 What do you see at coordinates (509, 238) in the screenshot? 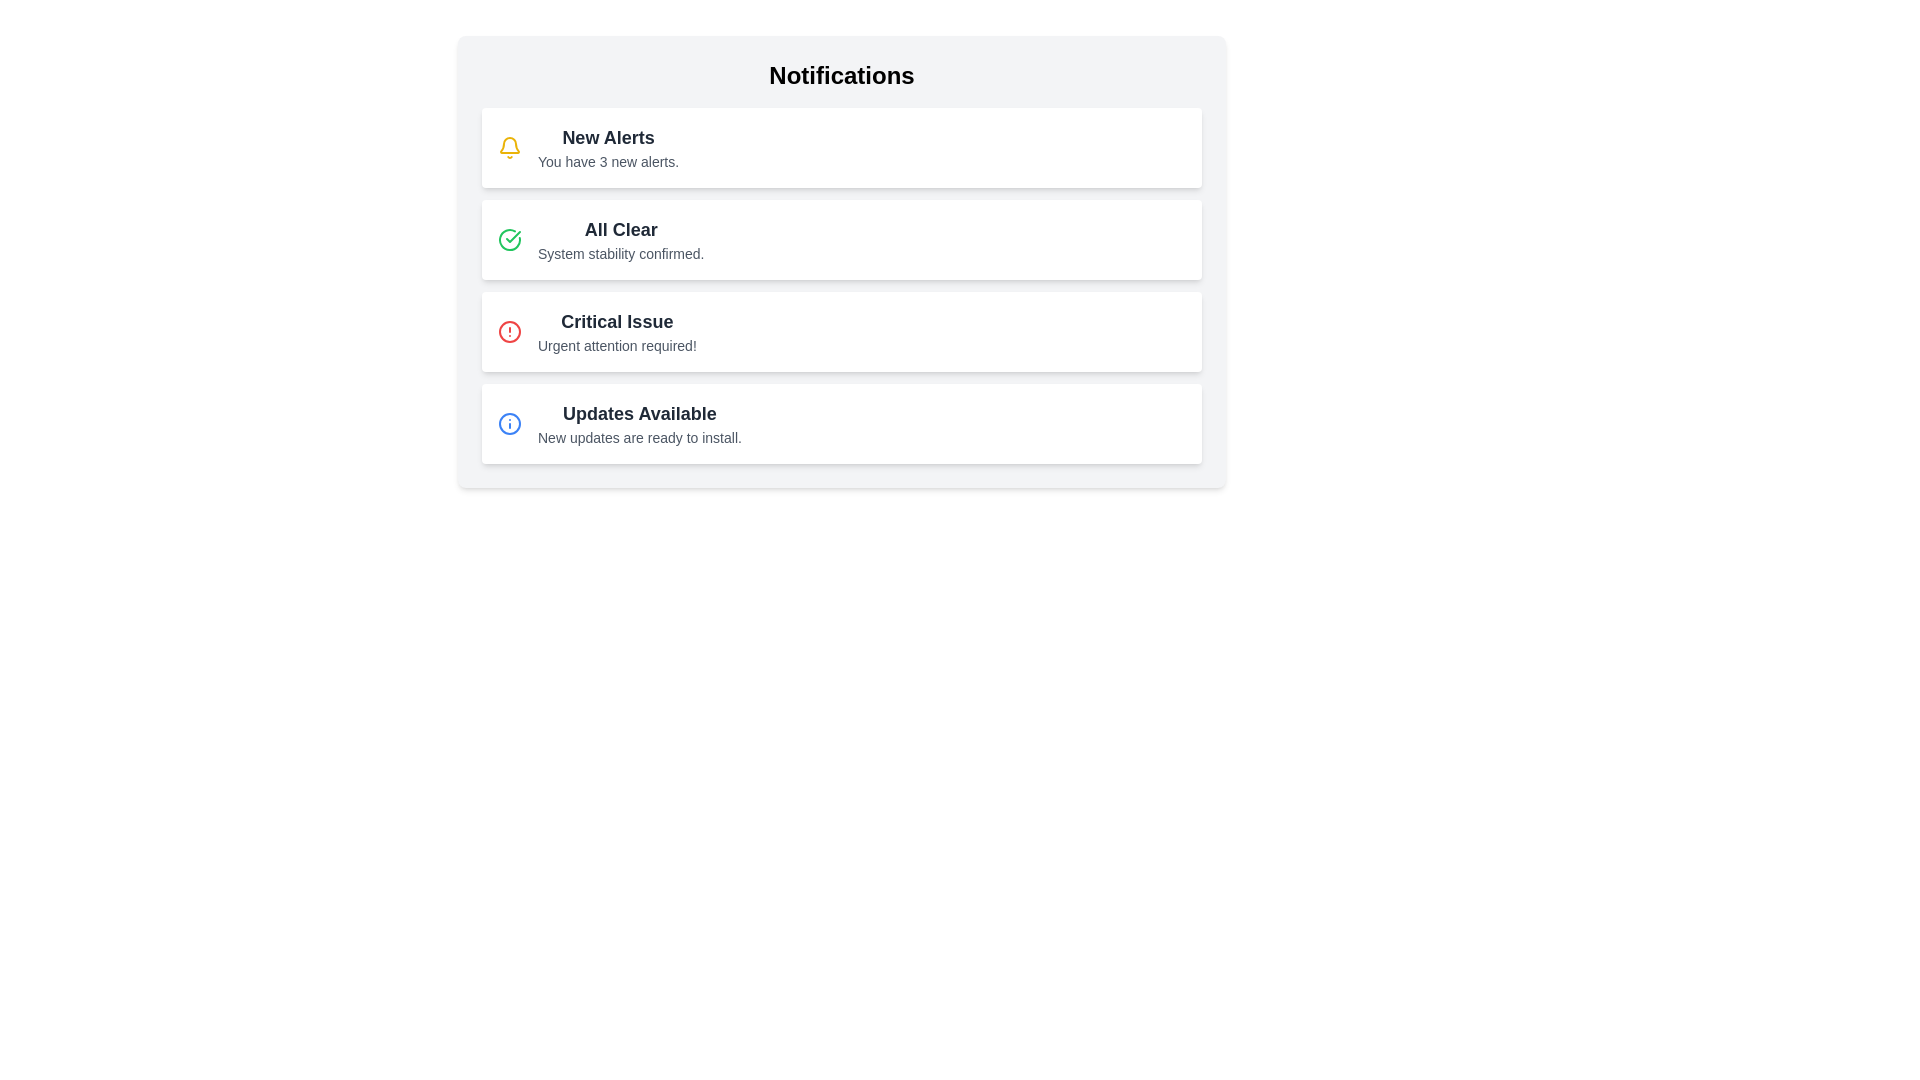
I see `the icon indicating the successful status of the notification message 'All Clear' by moving the cursor to its center point` at bounding box center [509, 238].